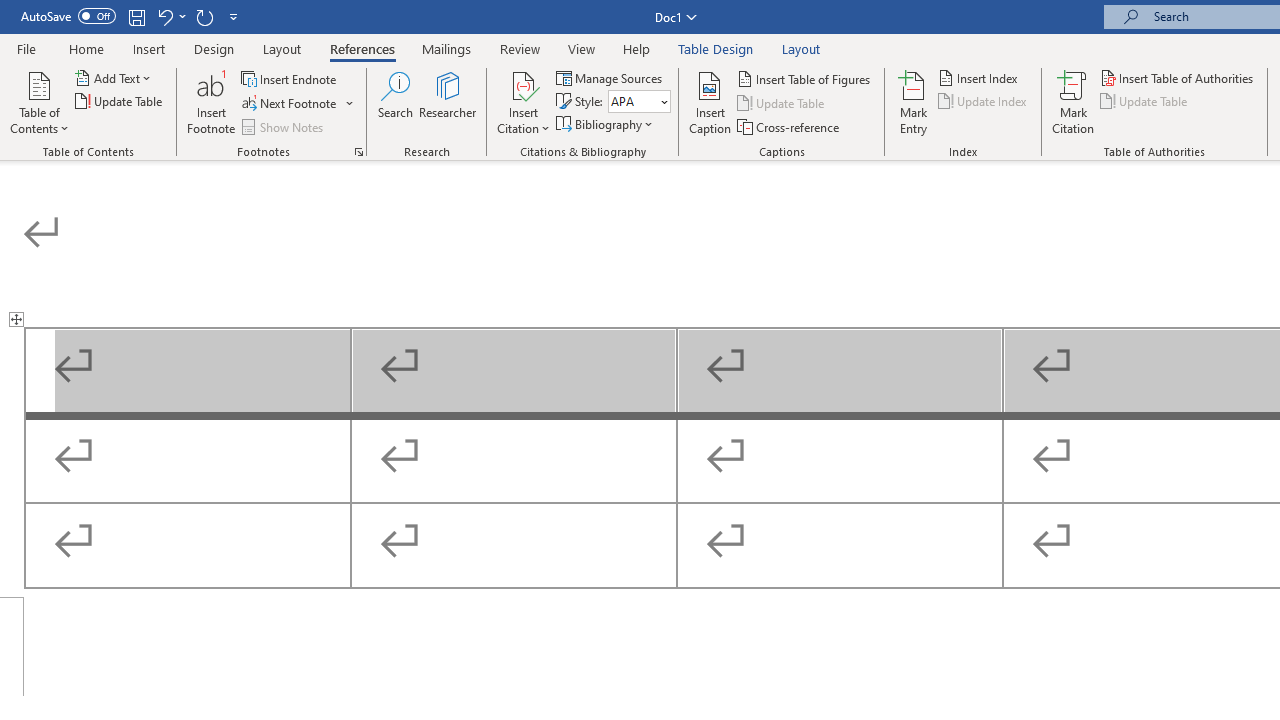 The image size is (1280, 720). I want to click on 'Insert Table of Authorities...', so click(1178, 77).